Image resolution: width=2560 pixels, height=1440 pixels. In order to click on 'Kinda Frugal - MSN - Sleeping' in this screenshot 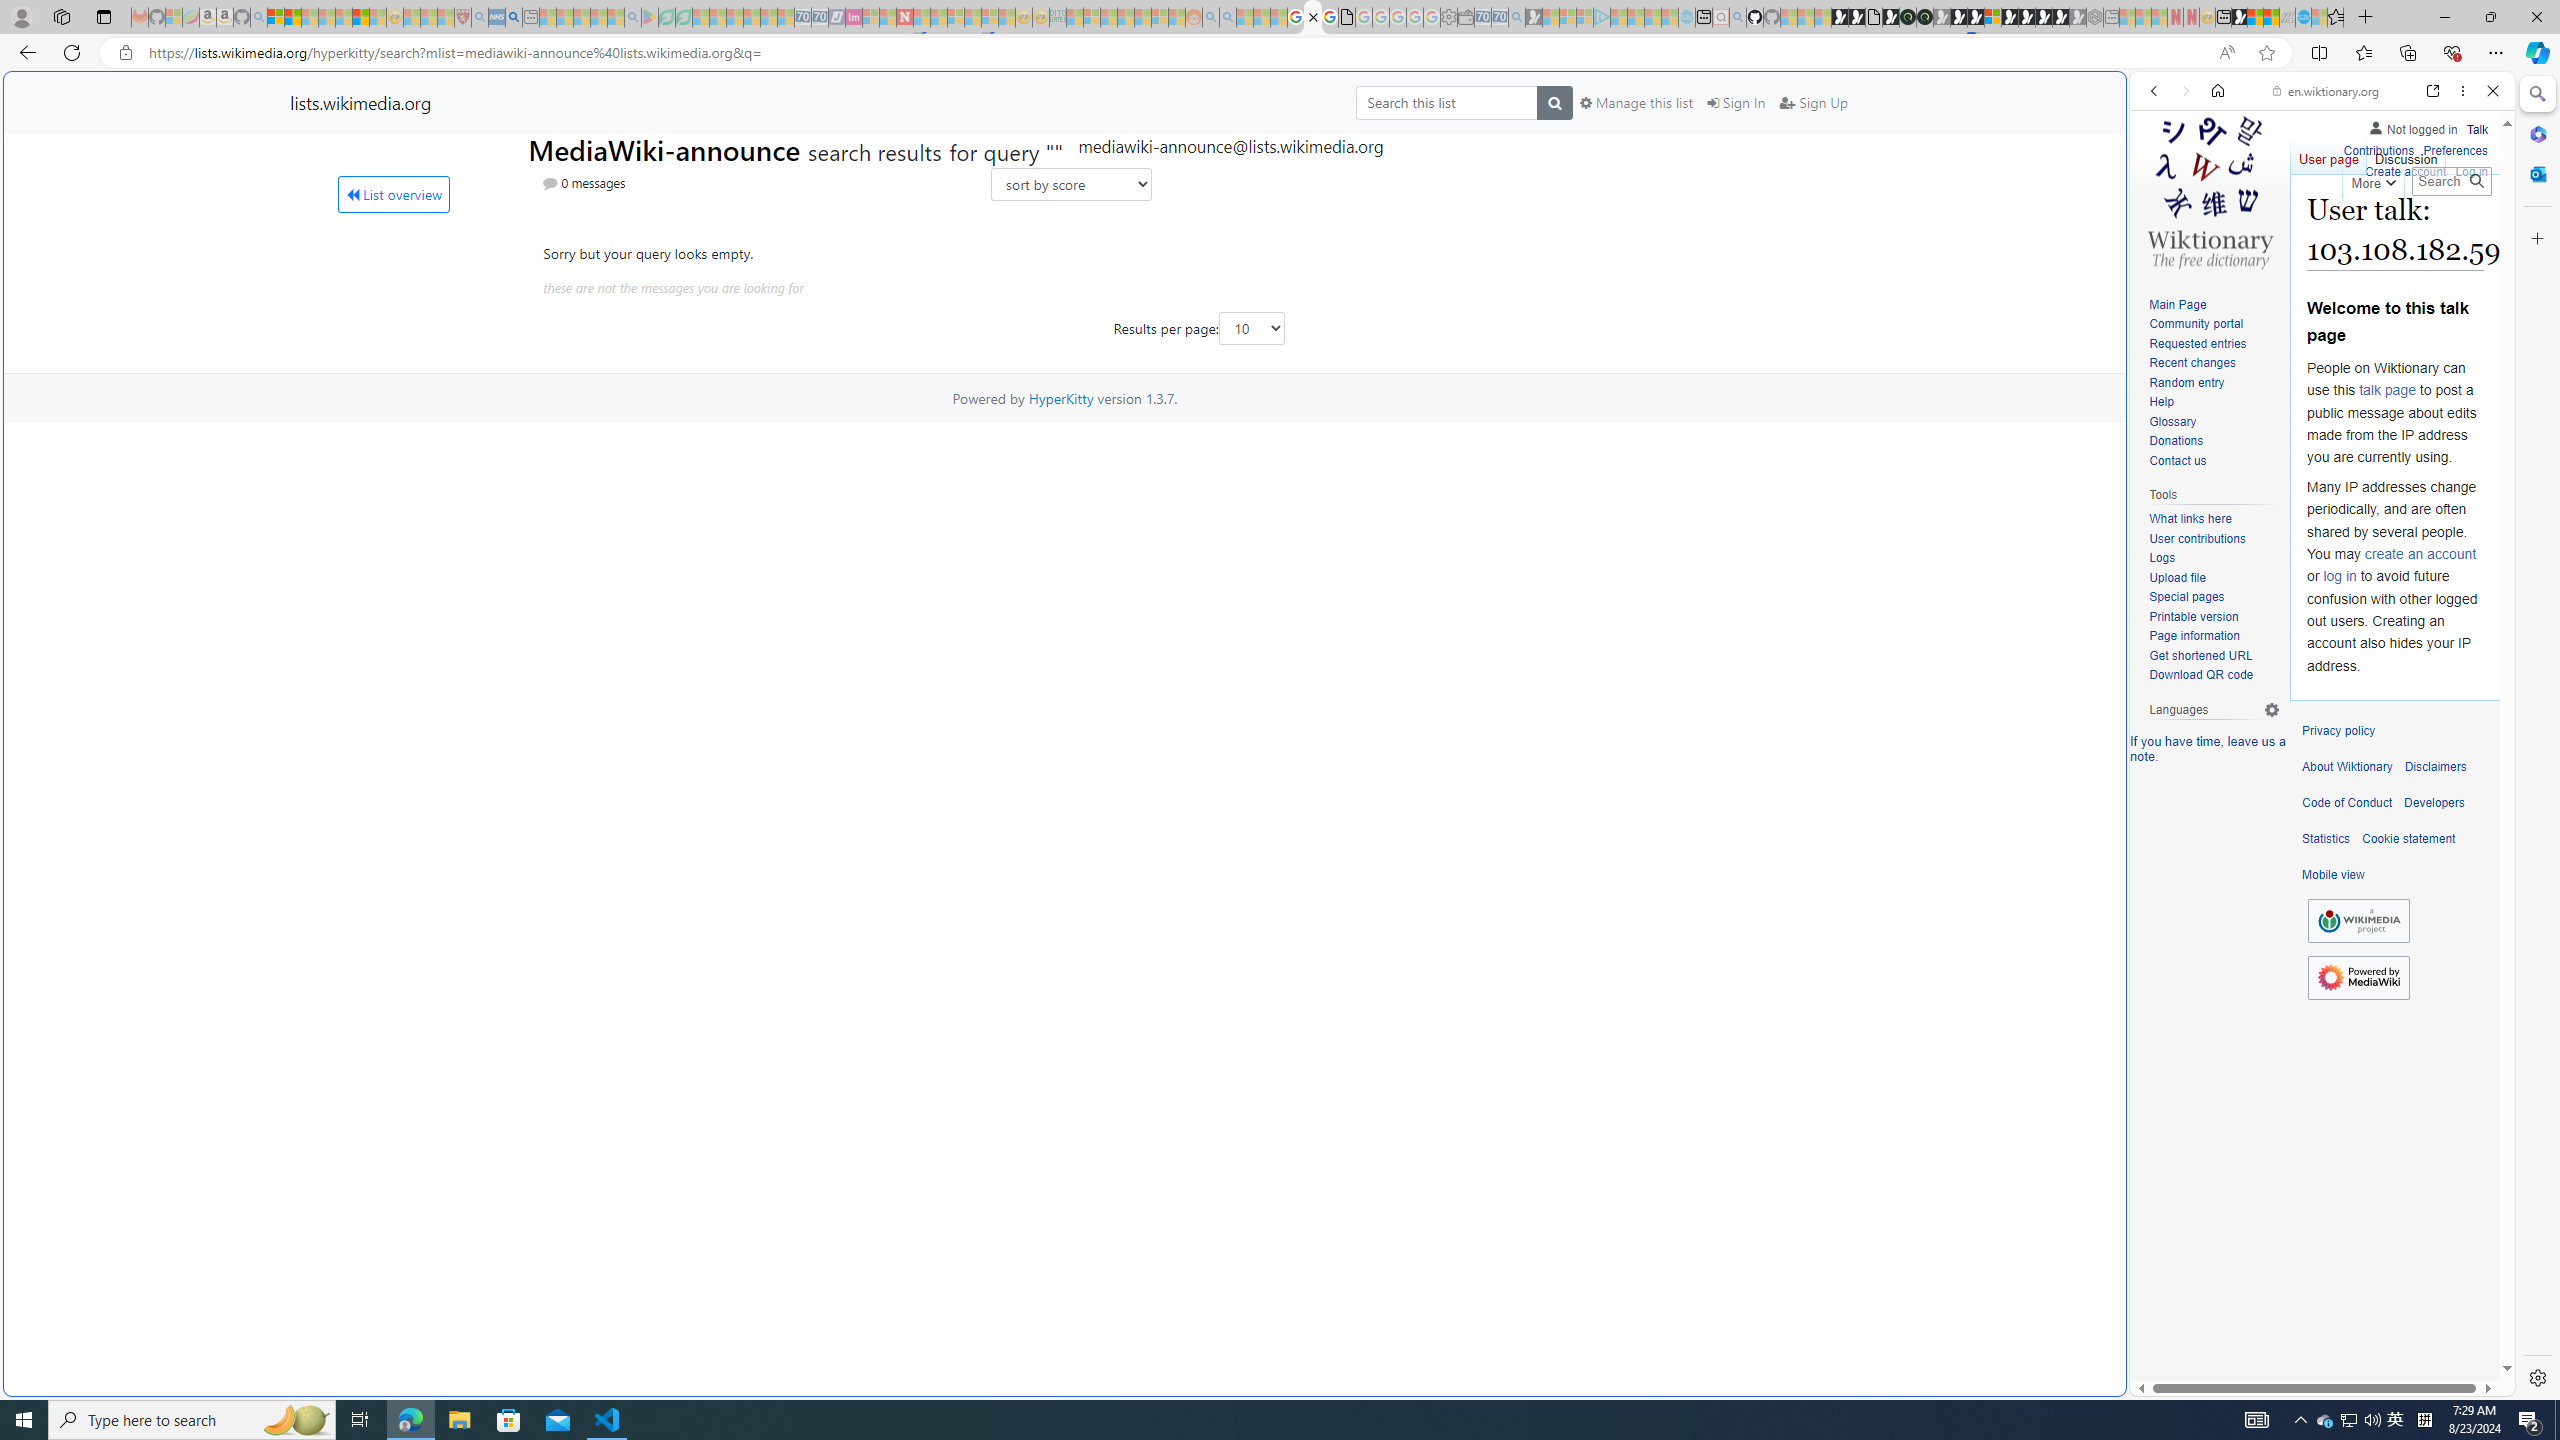, I will do `click(1142, 16)`.